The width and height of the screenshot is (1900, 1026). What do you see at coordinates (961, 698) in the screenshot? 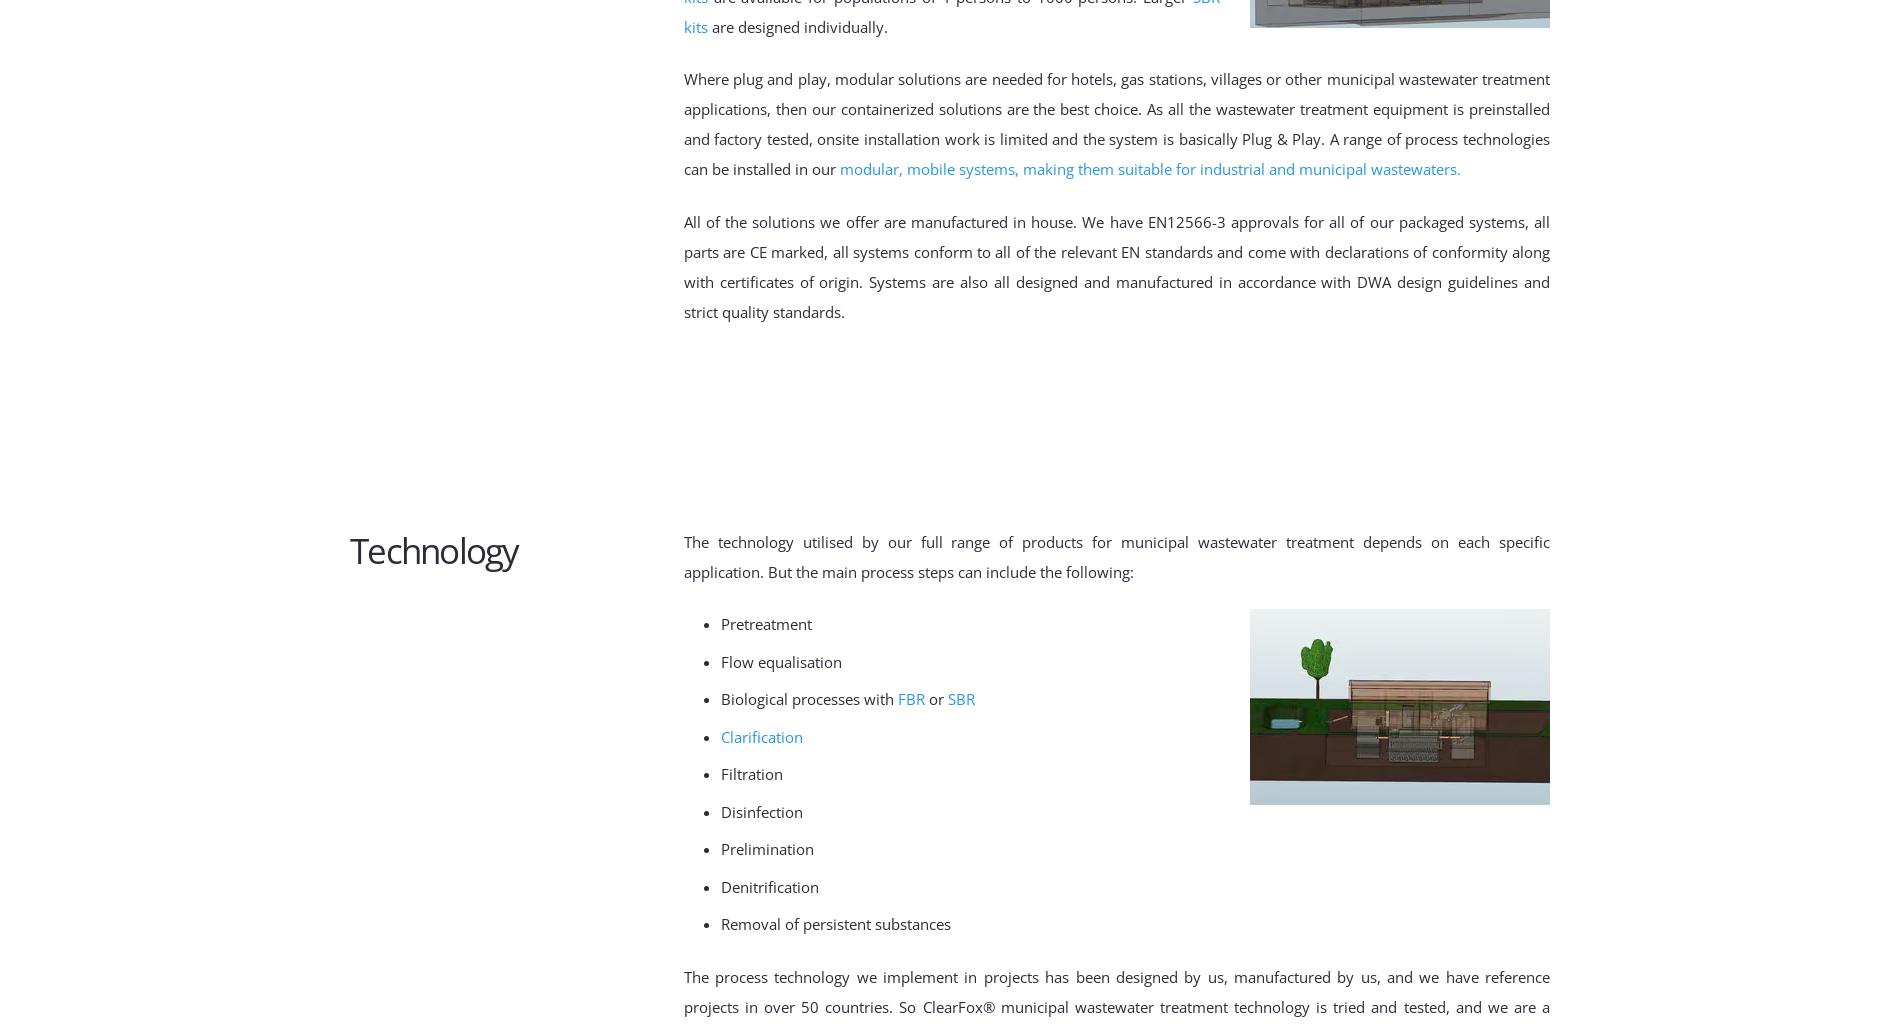
I see `'SBR'` at bounding box center [961, 698].